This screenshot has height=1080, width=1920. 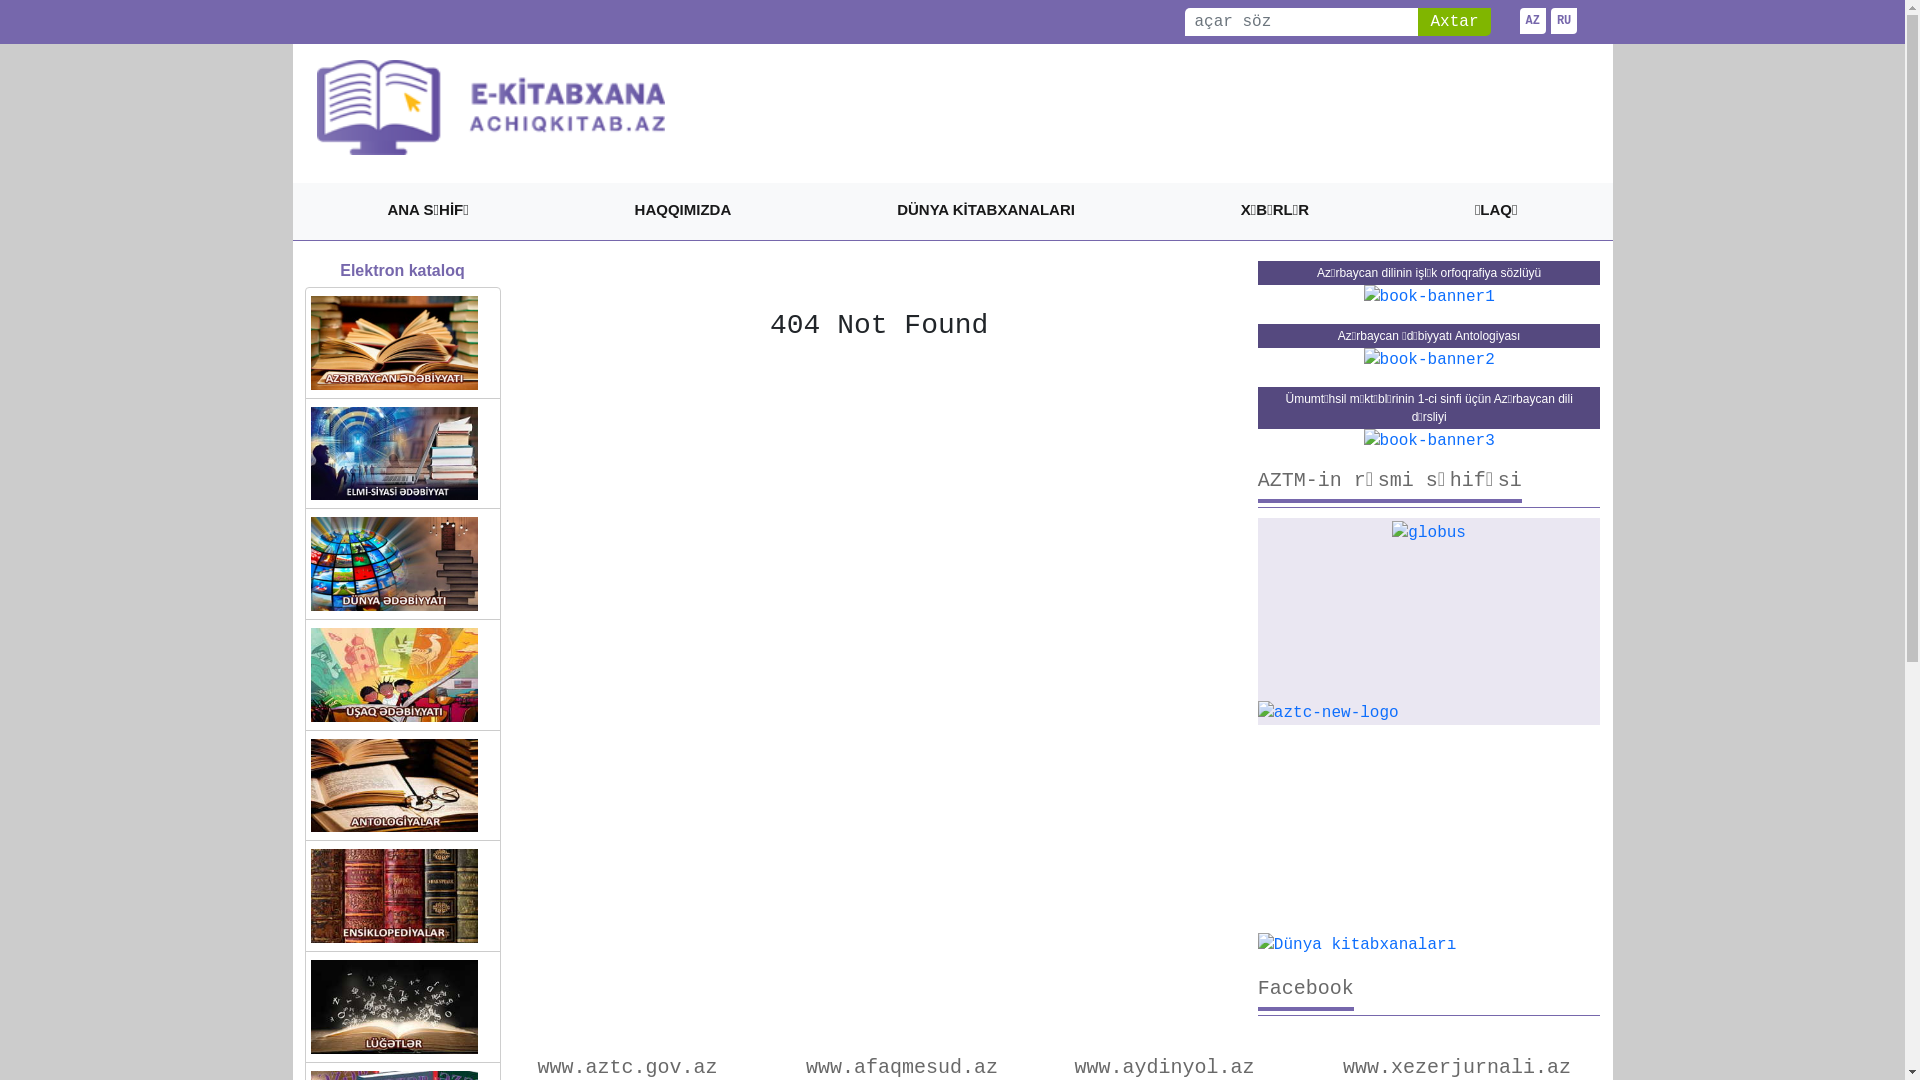 What do you see at coordinates (683, 212) in the screenshot?
I see `'HAQQIMIZDA'` at bounding box center [683, 212].